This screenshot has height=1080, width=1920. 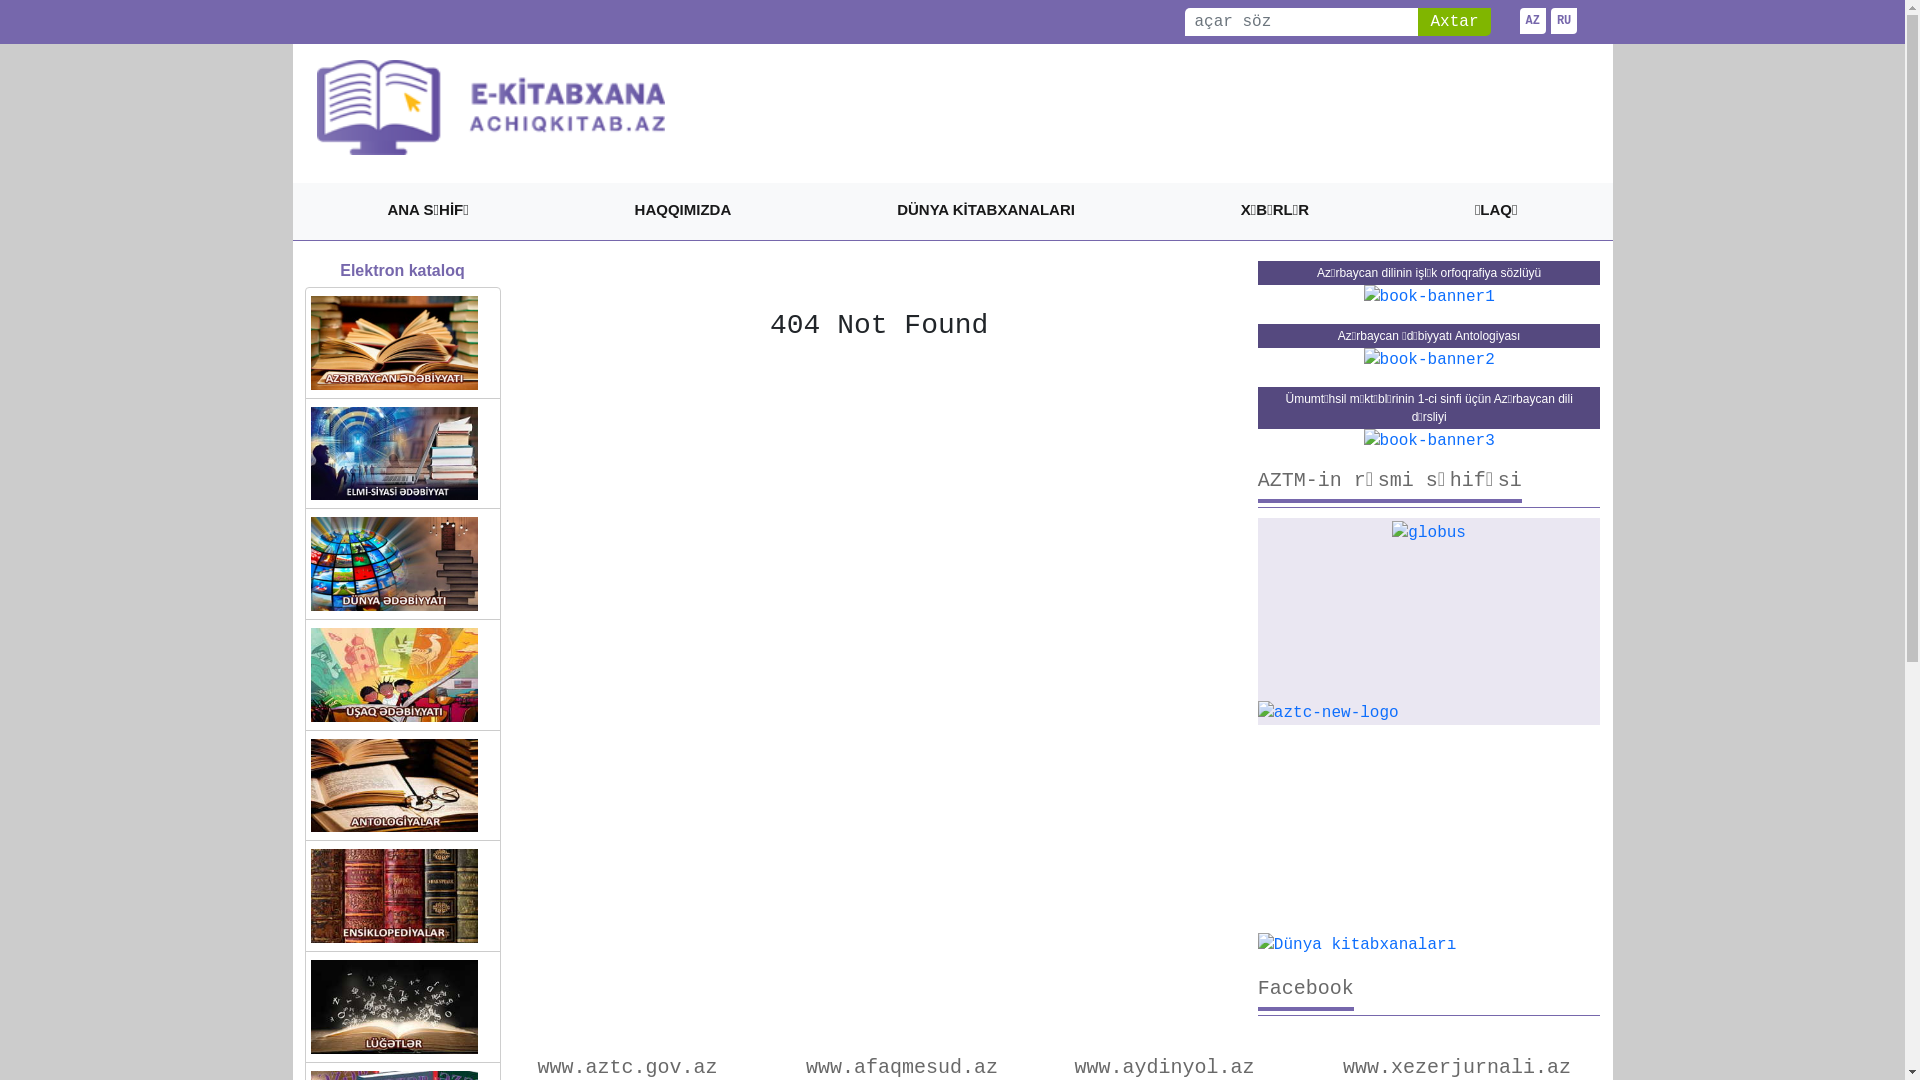 What do you see at coordinates (683, 212) in the screenshot?
I see `'HAQQIMIZDA'` at bounding box center [683, 212].